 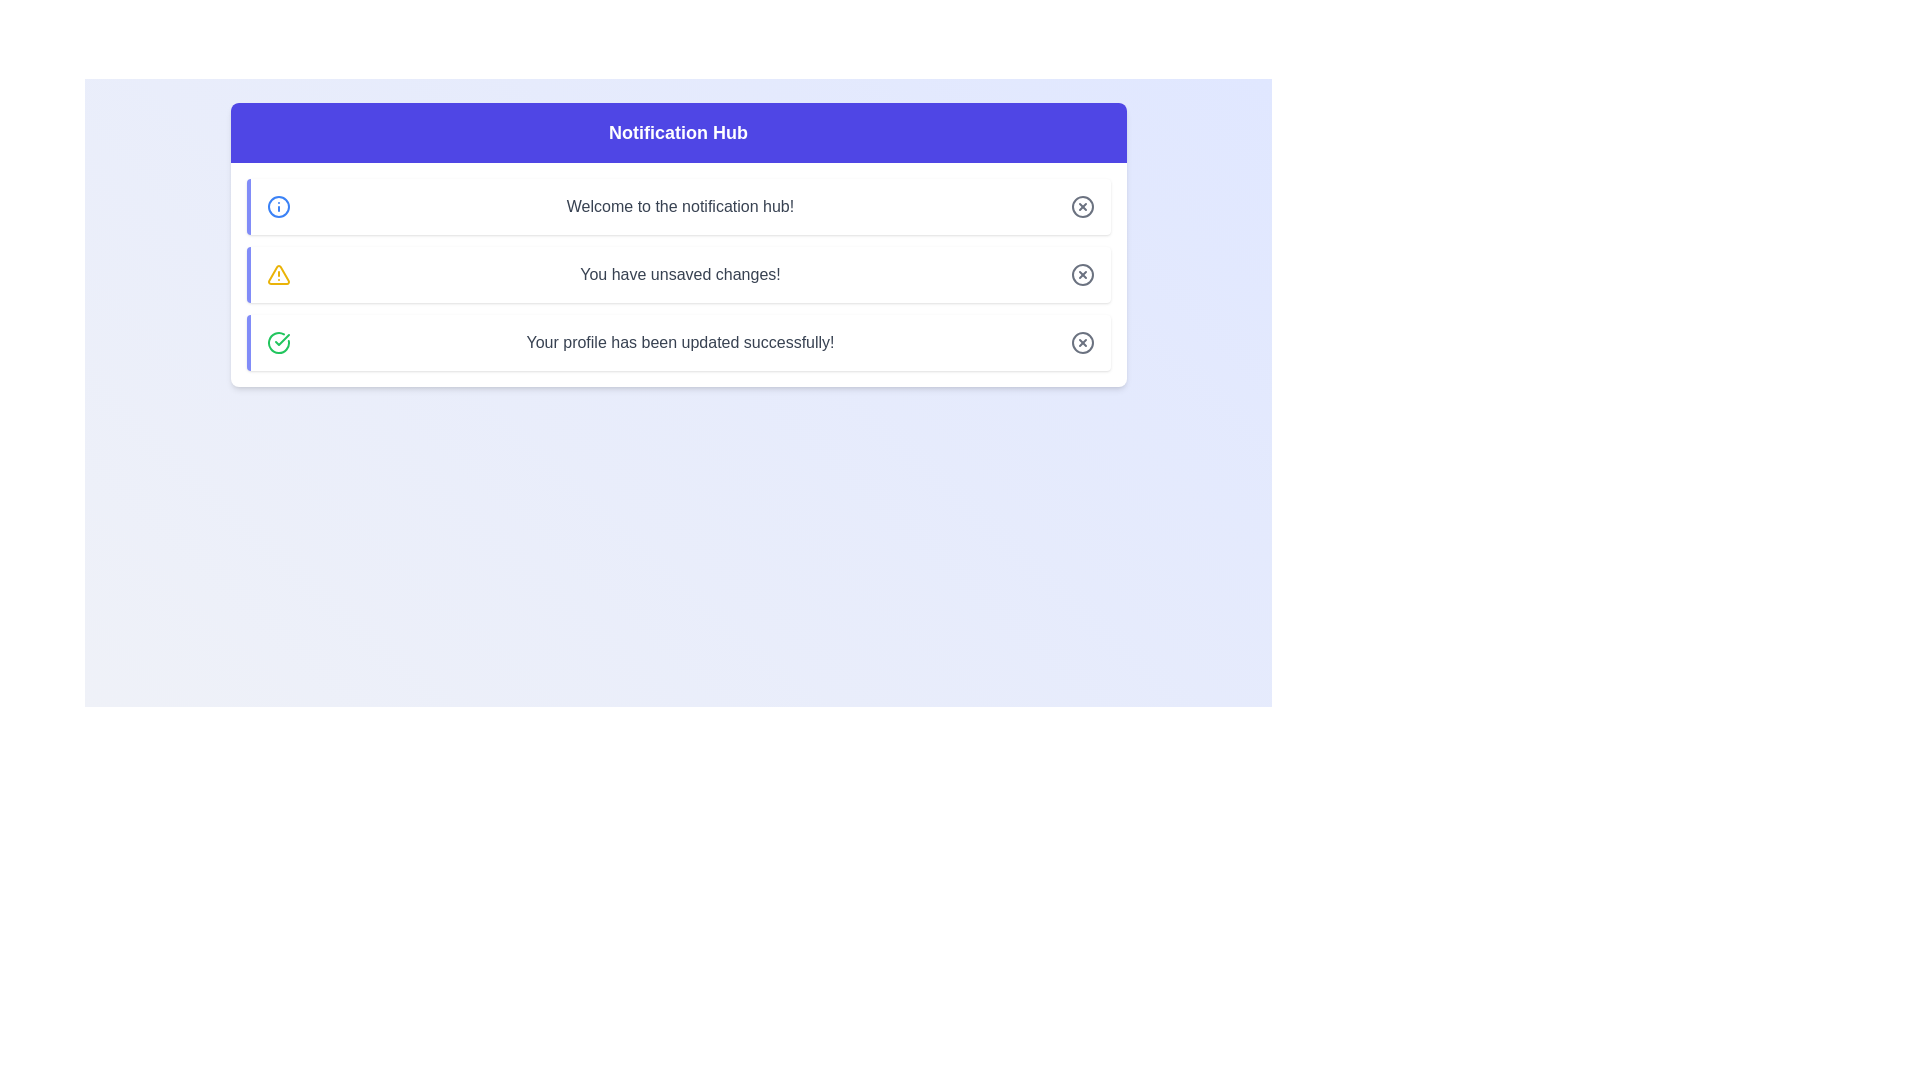 I want to click on notification text from the third notification which contains the message 'Your profile has been updated successfully!' and a dismiss button, so click(x=678, y=342).